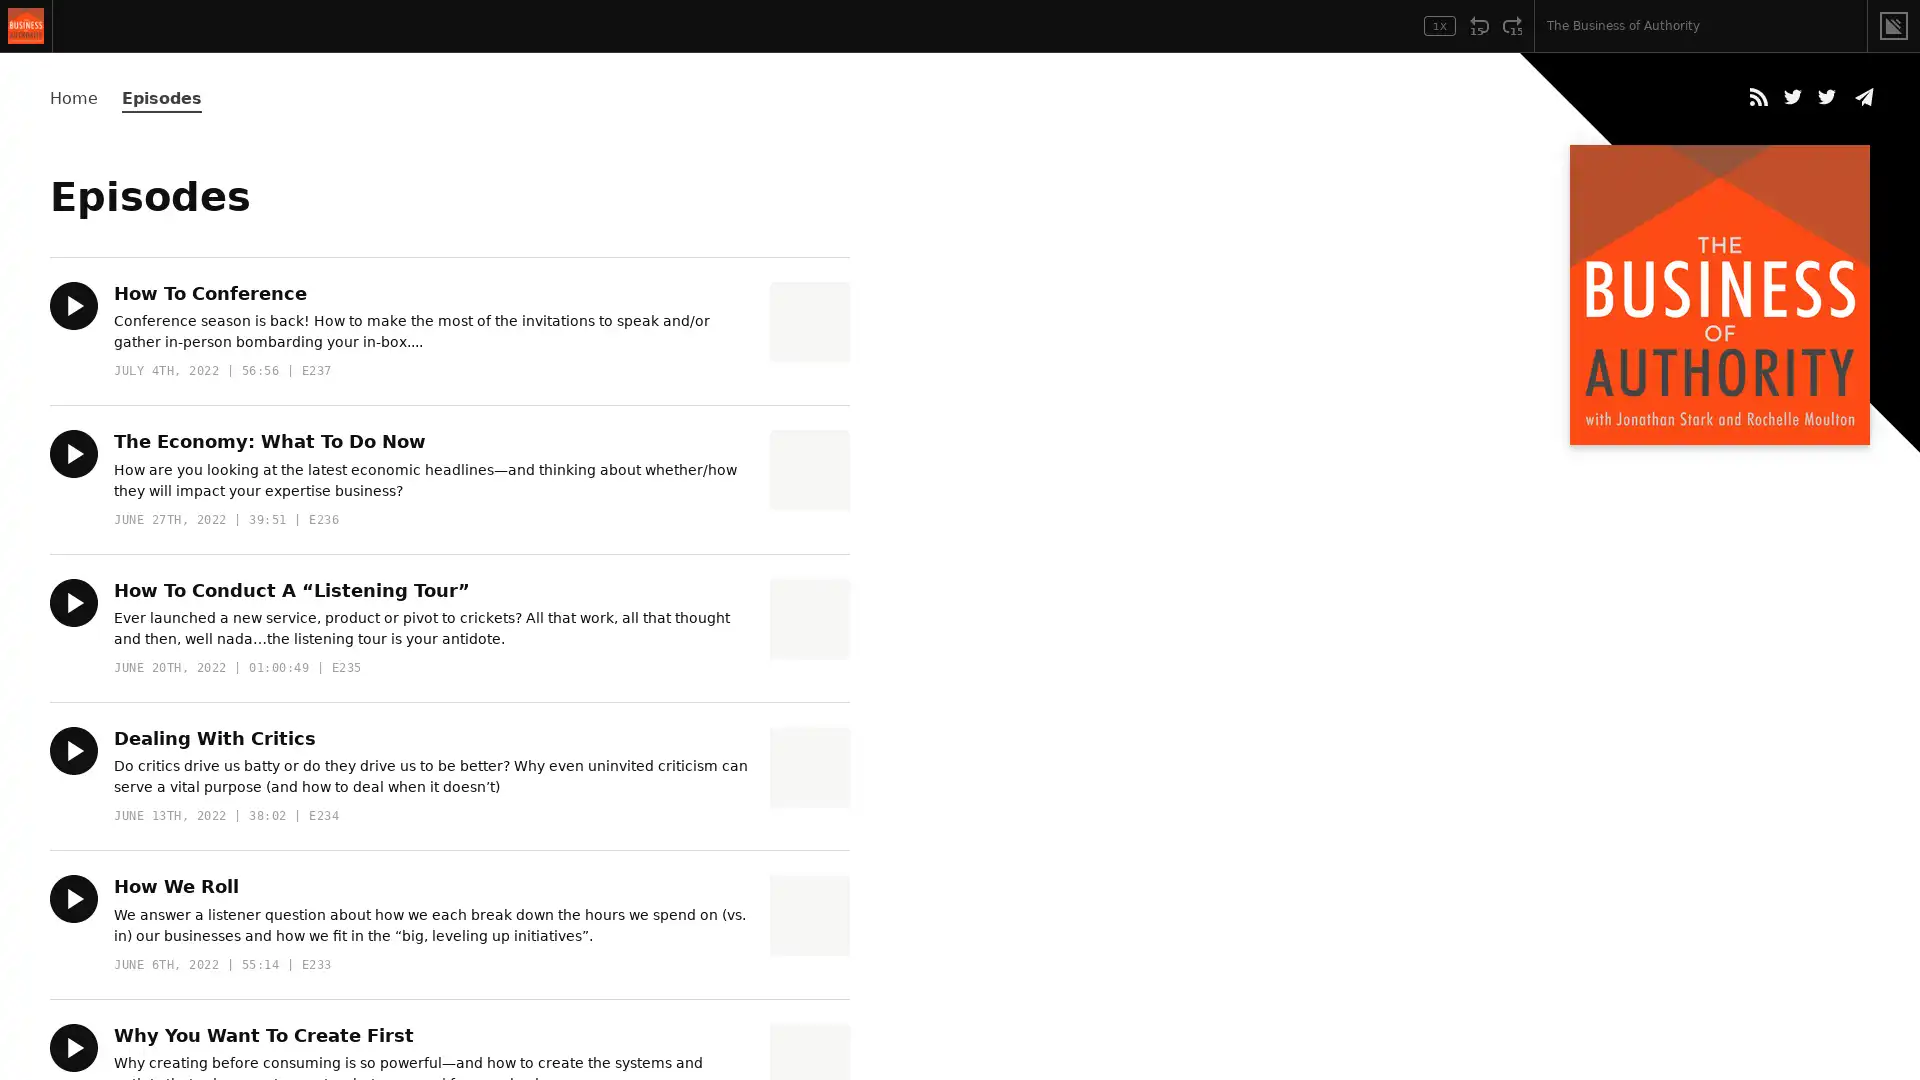  Describe the element at coordinates (1512, 26) in the screenshot. I see `Fast Forward 15 Seconds` at that location.